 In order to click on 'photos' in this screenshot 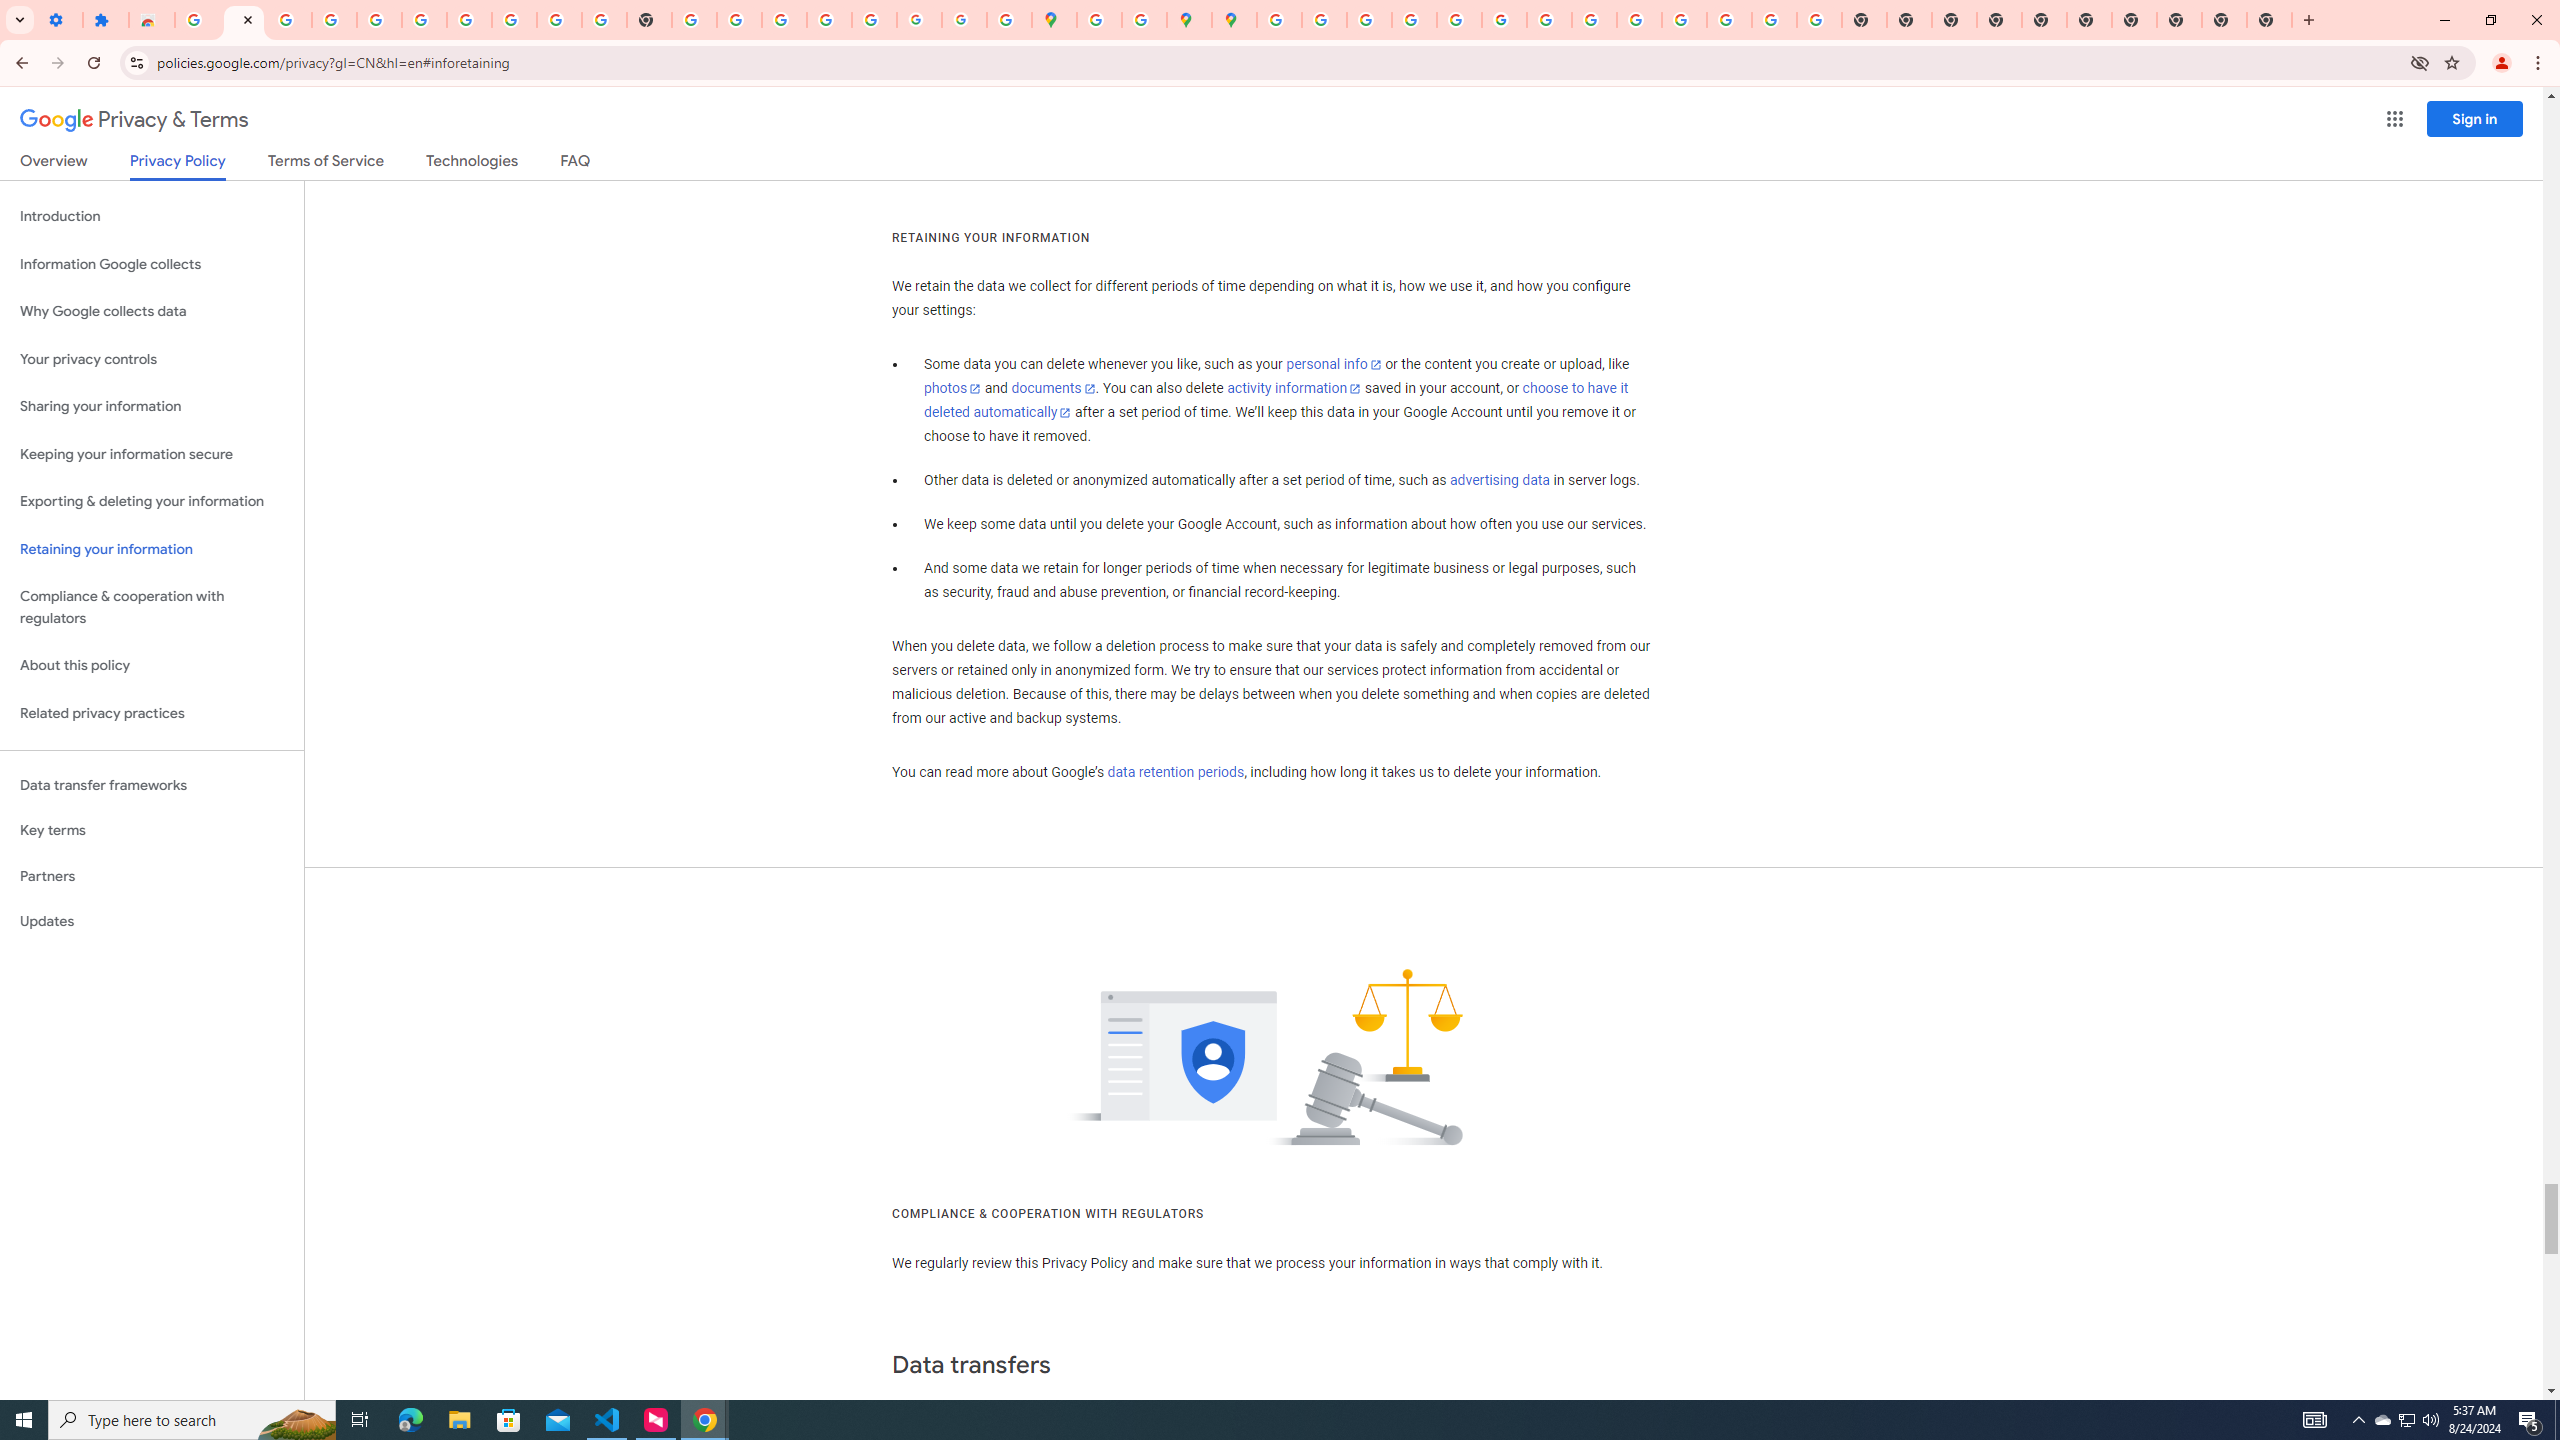, I will do `click(953, 387)`.